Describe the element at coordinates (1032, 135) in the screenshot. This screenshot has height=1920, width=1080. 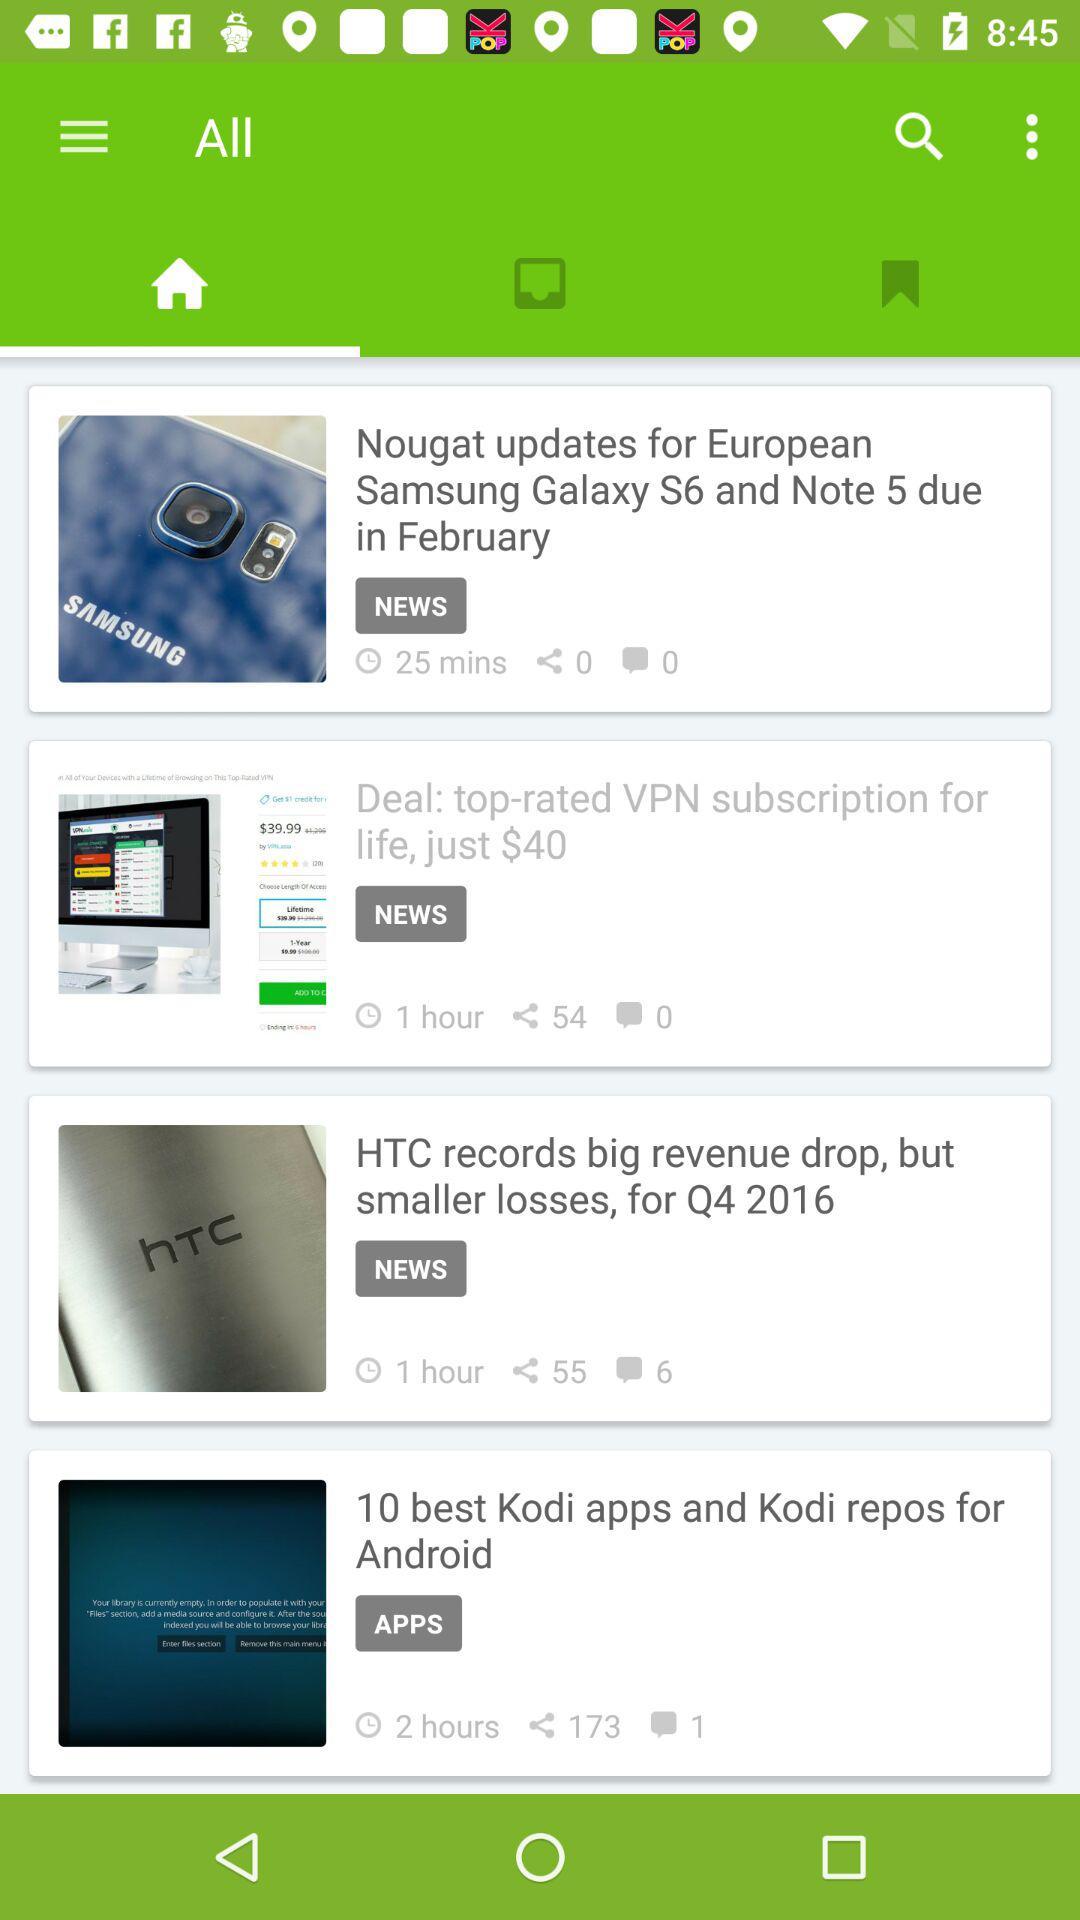
I see `options` at that location.